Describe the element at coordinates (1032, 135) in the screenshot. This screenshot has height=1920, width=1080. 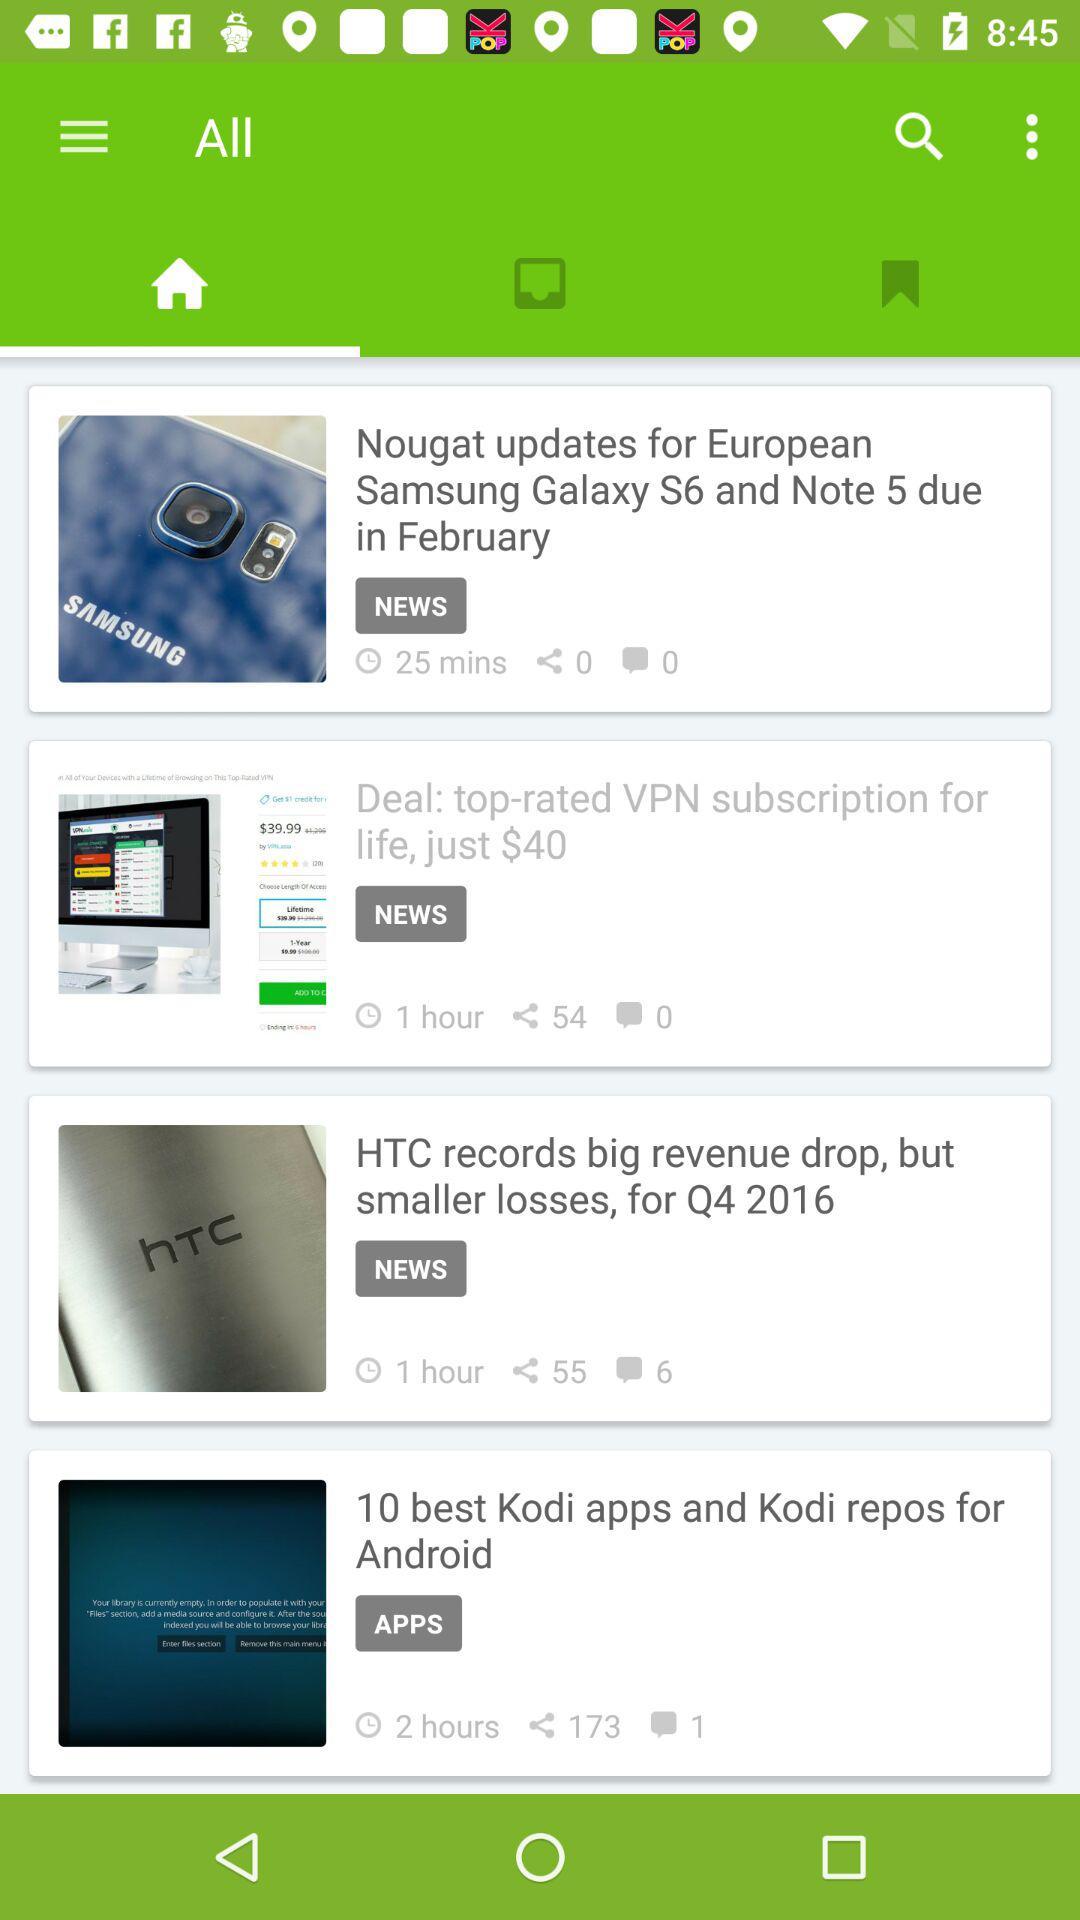
I see `options` at that location.